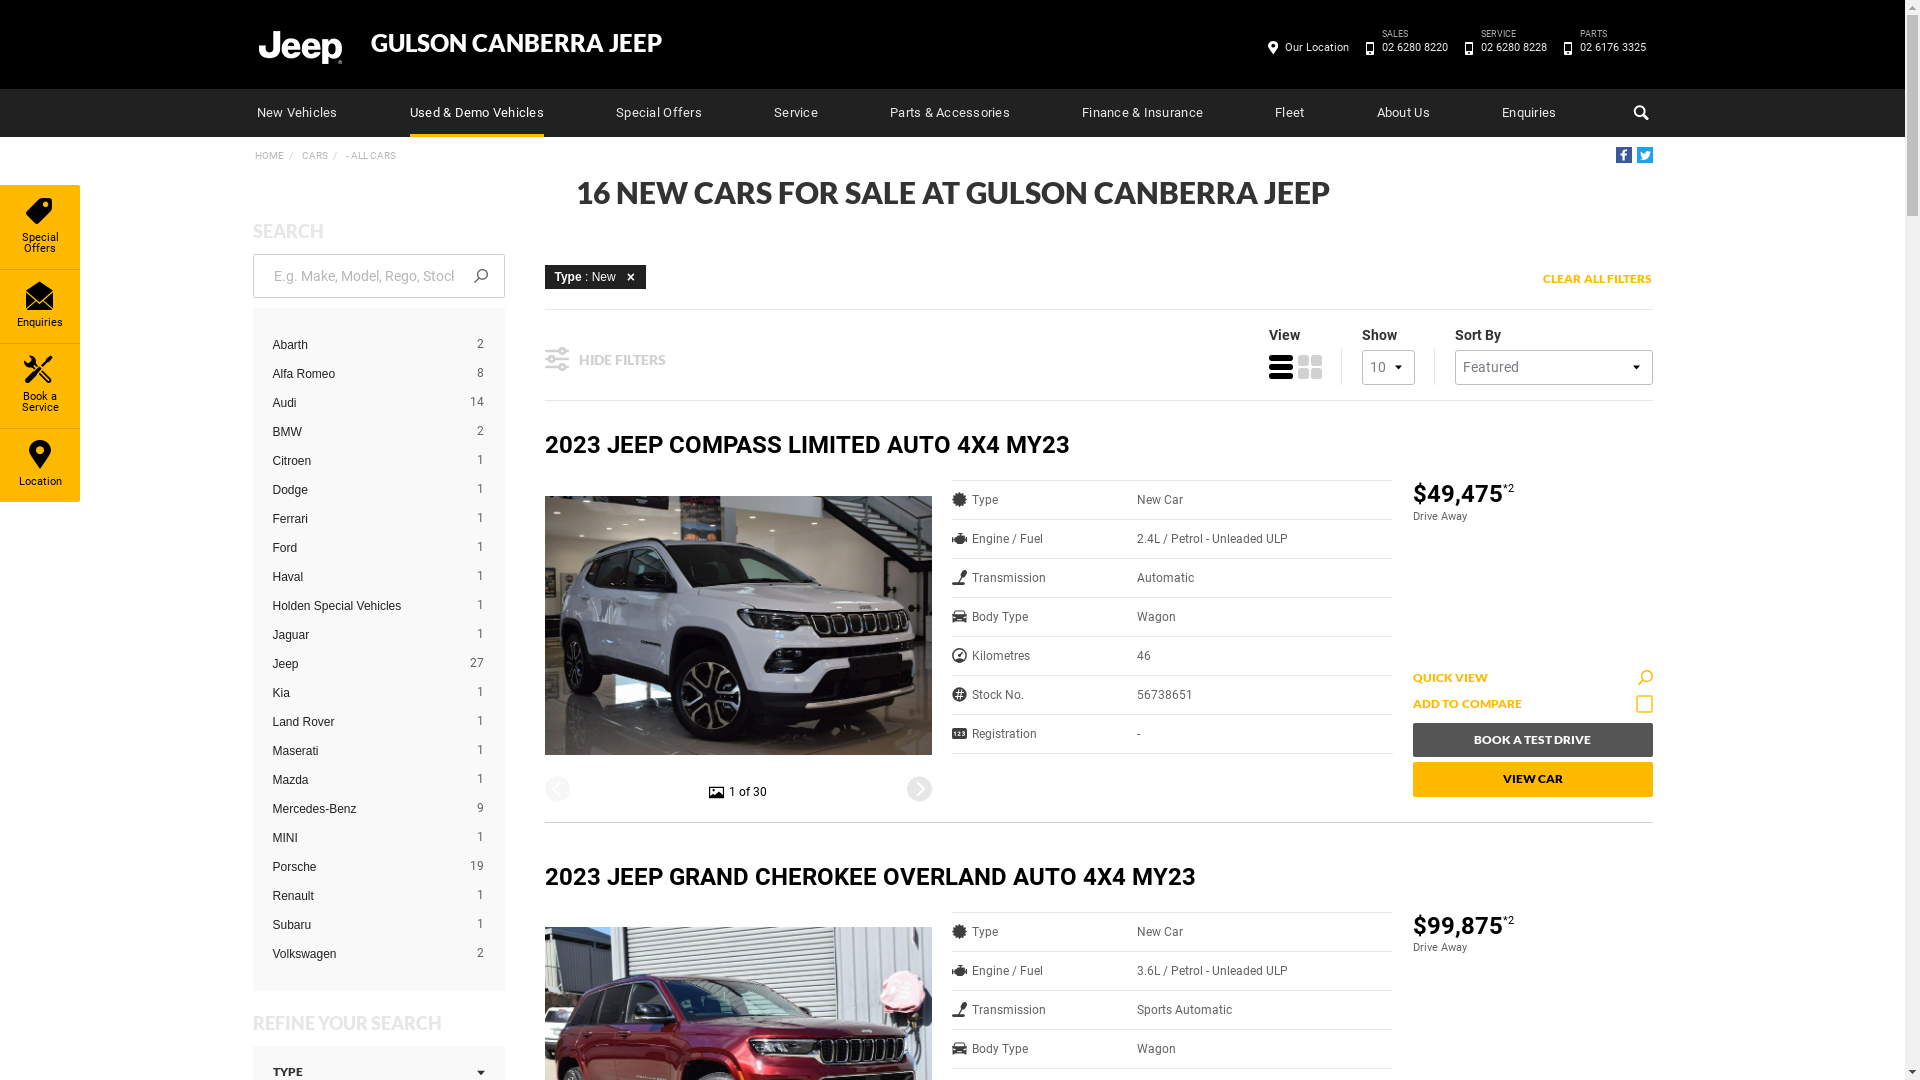 This screenshot has height=1080, width=1920. Describe the element at coordinates (363, 866) in the screenshot. I see `'Porsche'` at that location.